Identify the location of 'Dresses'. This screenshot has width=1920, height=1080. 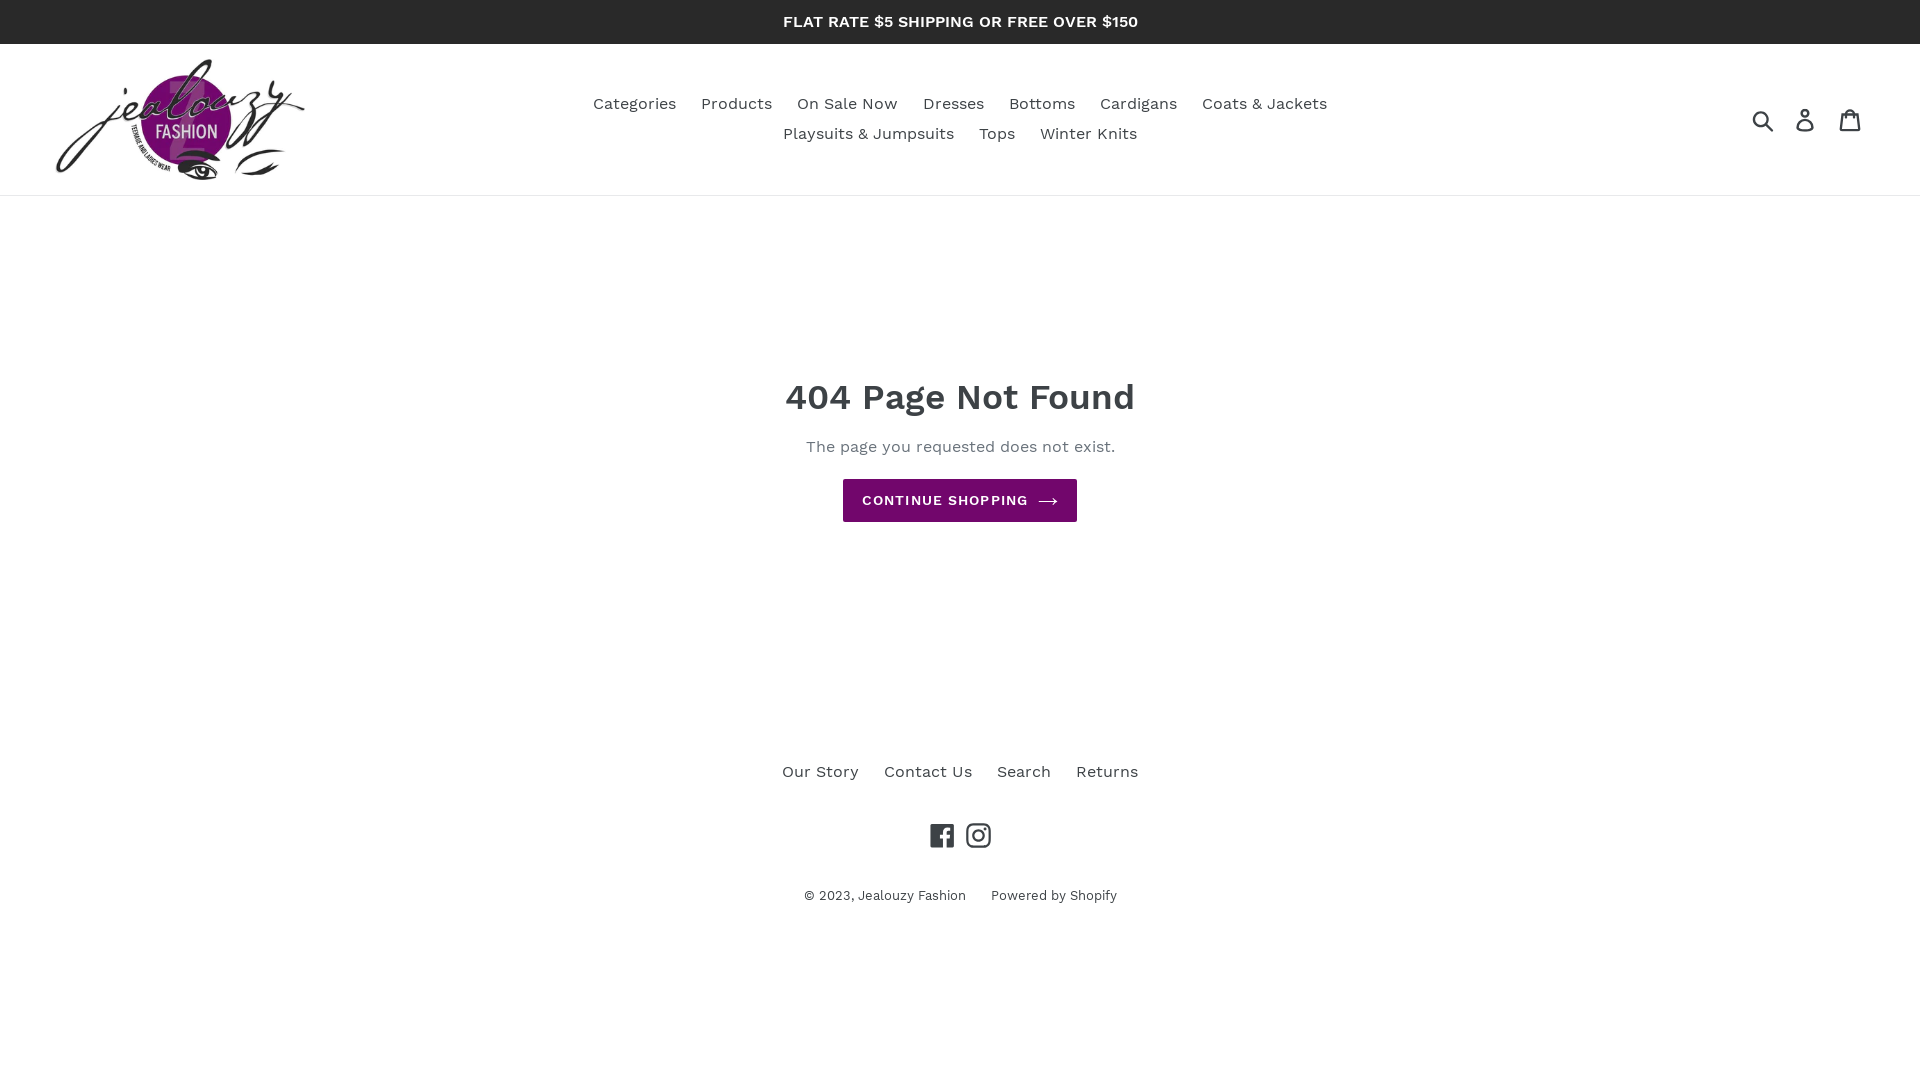
(911, 104).